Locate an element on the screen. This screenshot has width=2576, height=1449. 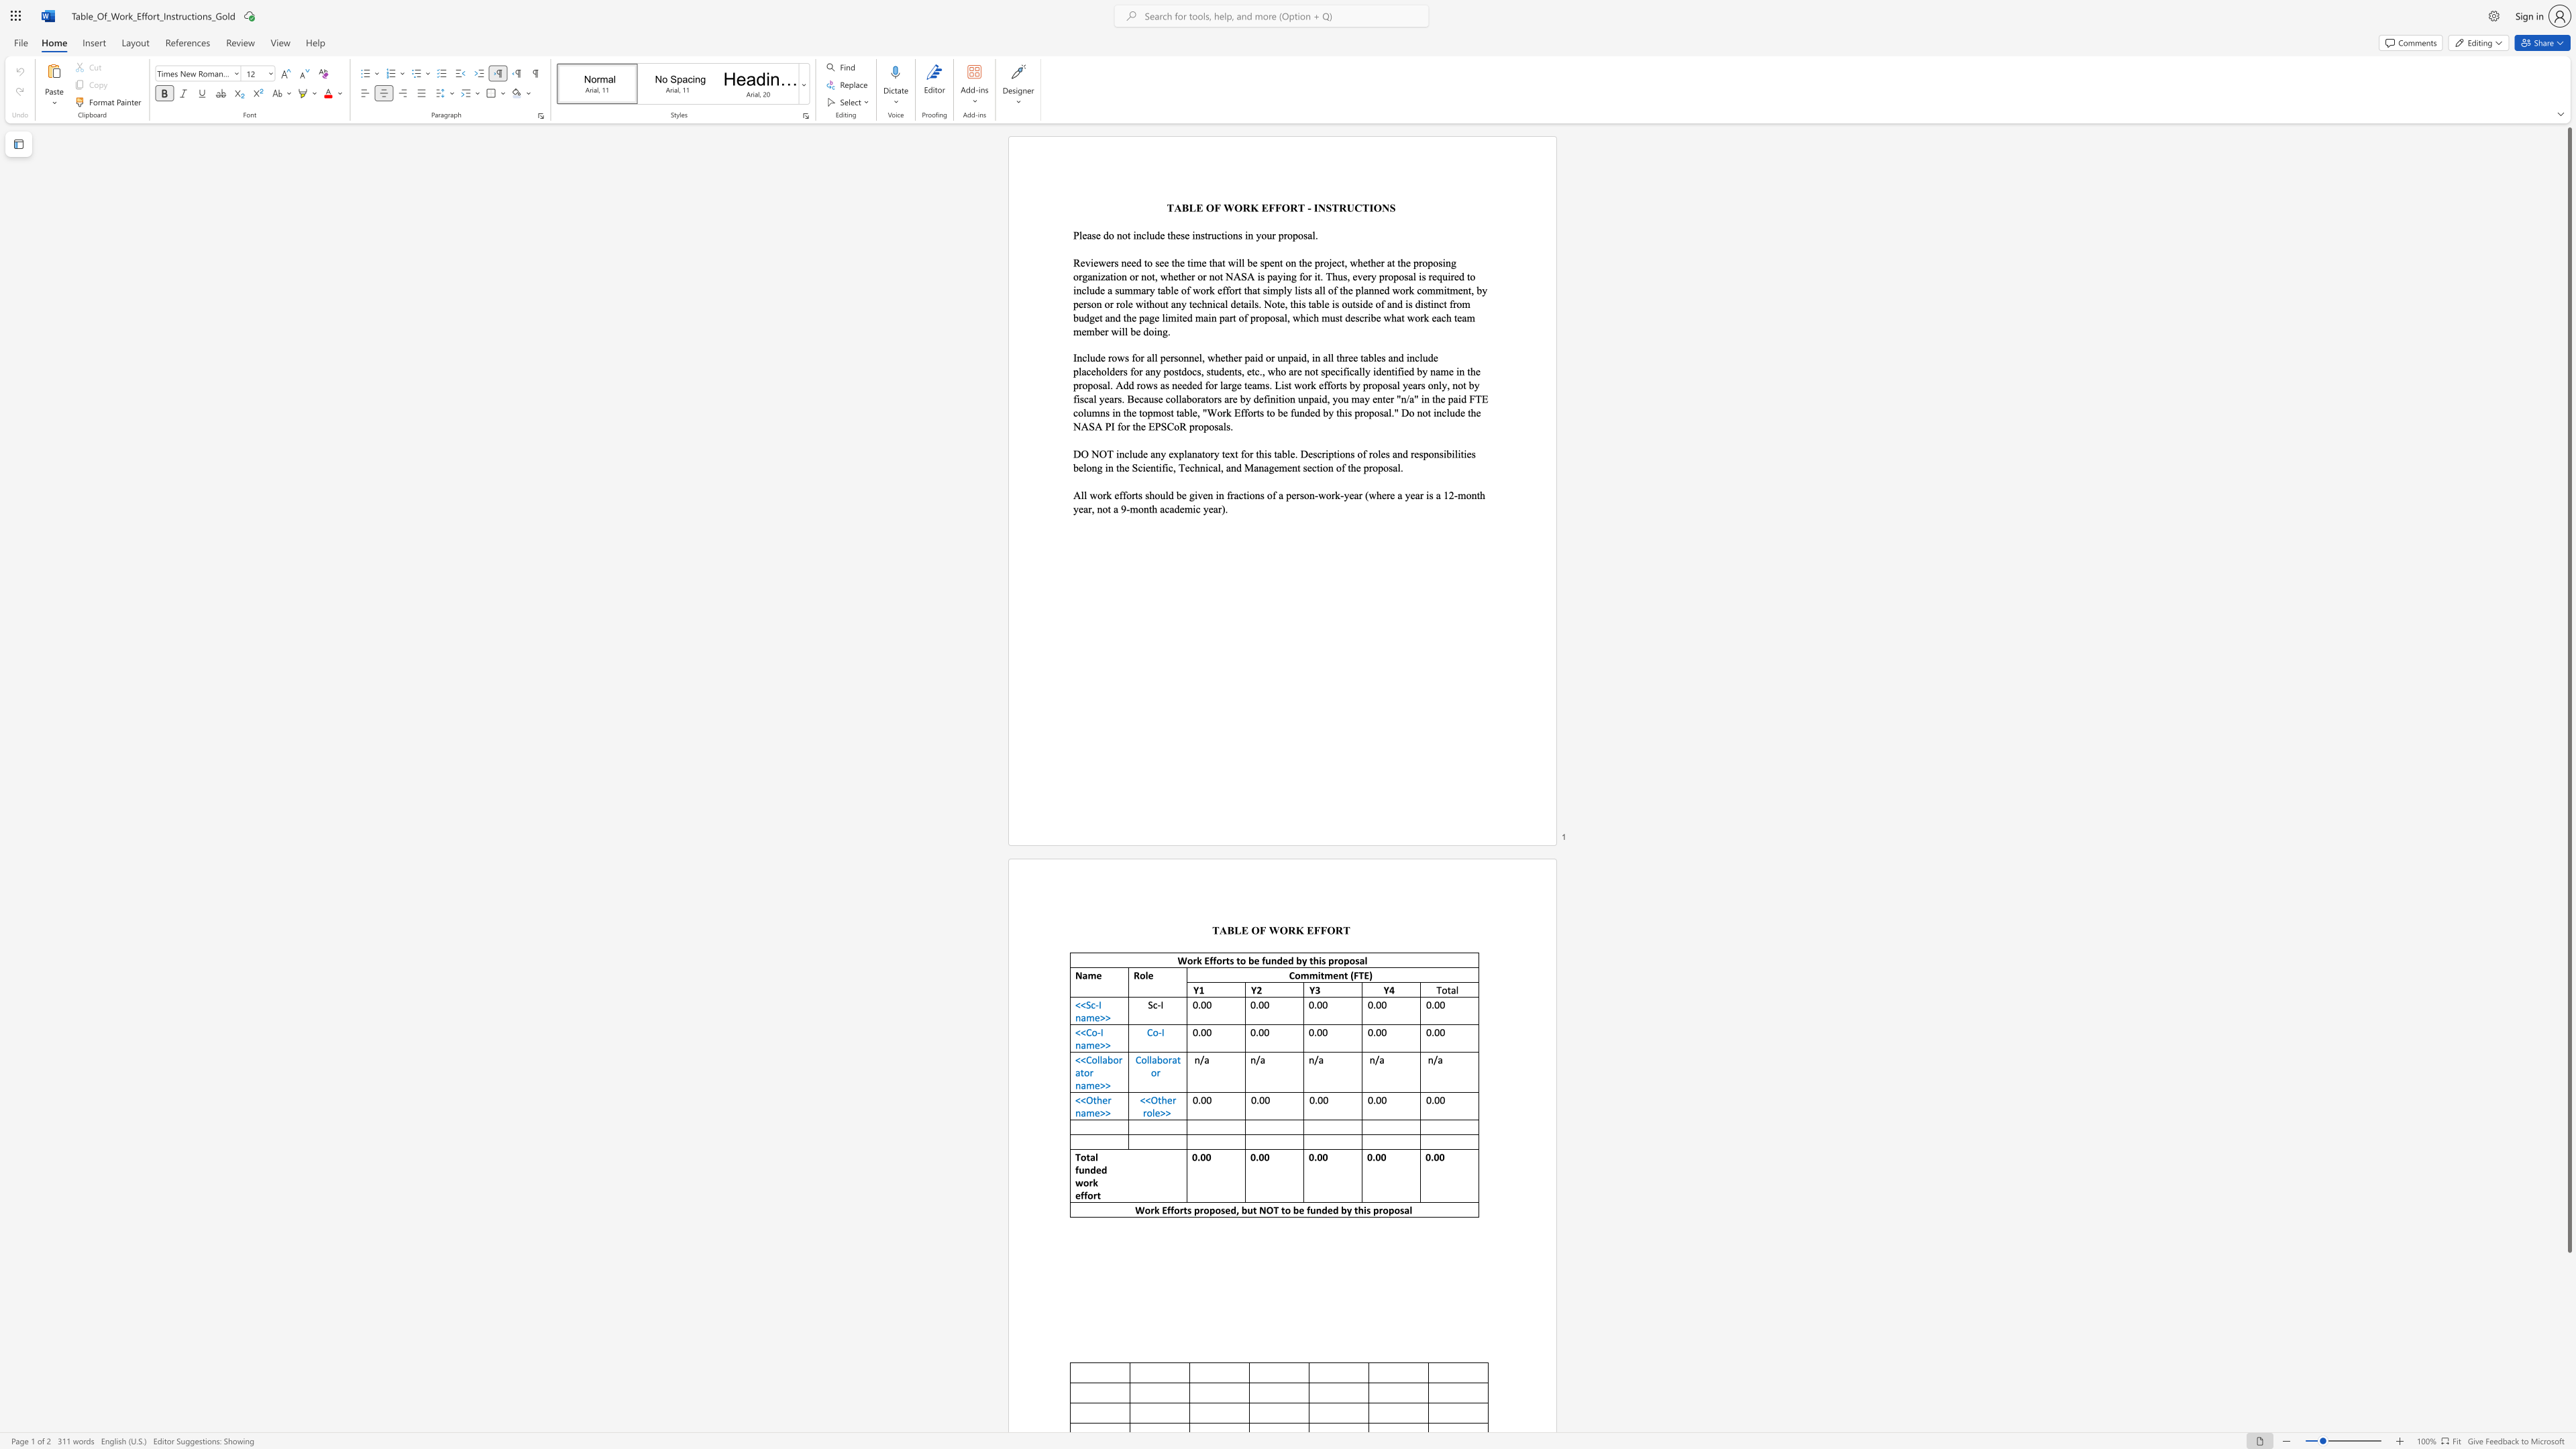
the scrollbar to move the page down is located at coordinates (2568, 1407).